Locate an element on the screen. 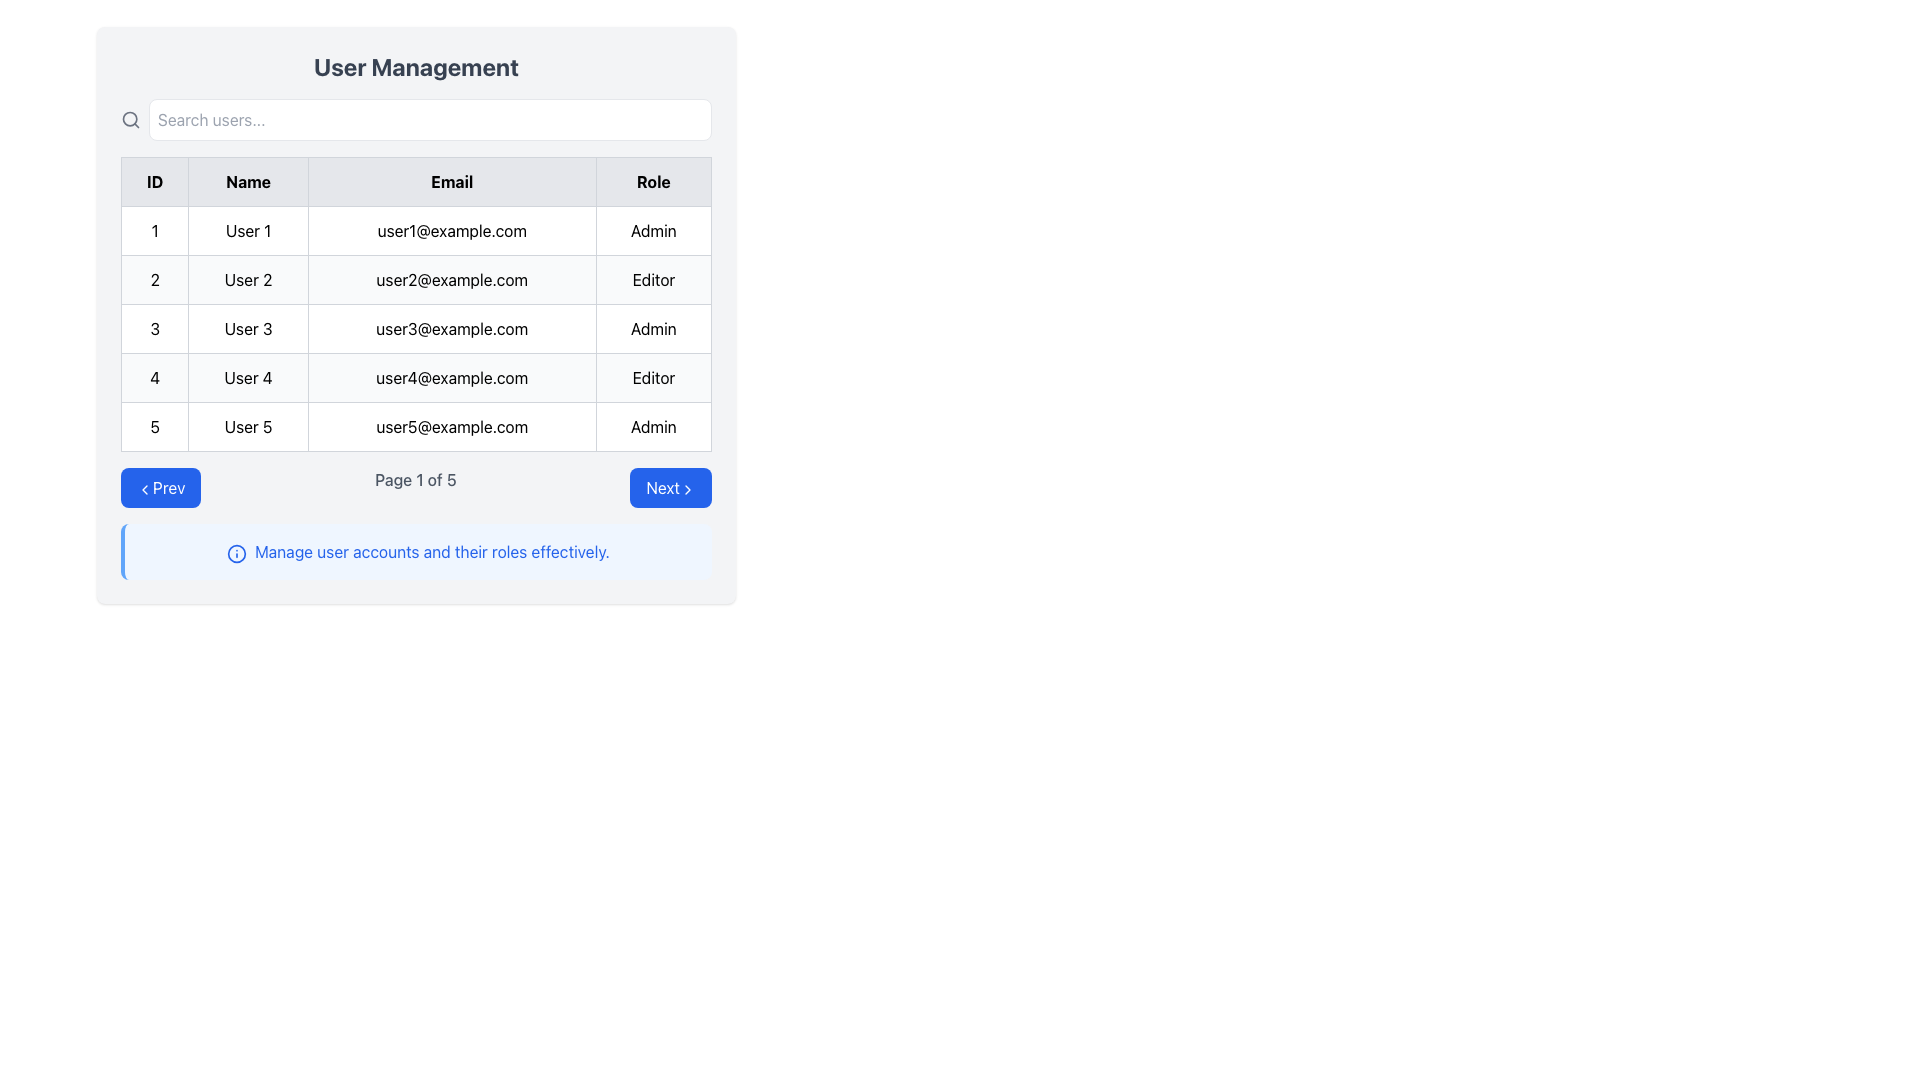 The width and height of the screenshot is (1920, 1080). the static text label displaying 'User 1' in the user management table, located in the first row under the 'Name' column is located at coordinates (247, 230).